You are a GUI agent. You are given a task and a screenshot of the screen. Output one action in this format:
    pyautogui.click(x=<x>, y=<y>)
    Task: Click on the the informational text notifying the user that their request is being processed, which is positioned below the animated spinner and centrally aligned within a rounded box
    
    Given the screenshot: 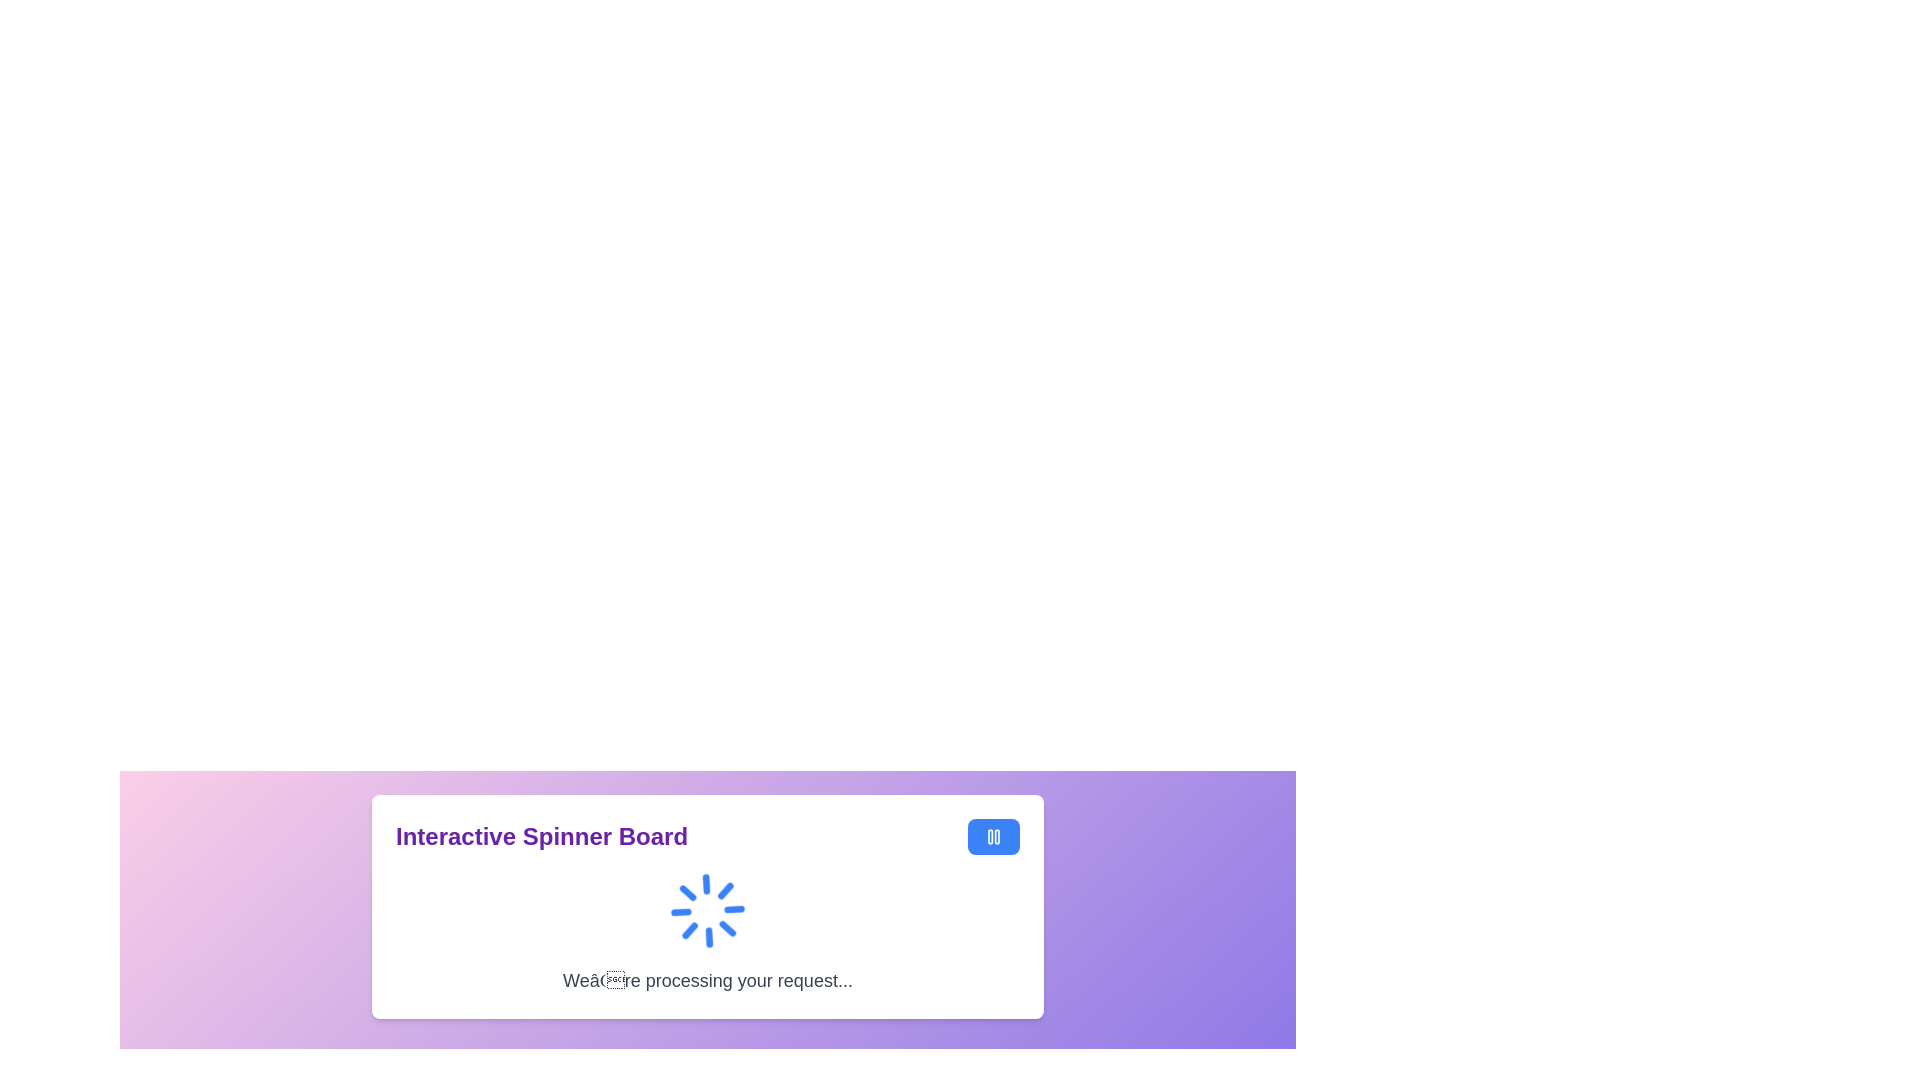 What is the action you would take?
    pyautogui.click(x=708, y=979)
    